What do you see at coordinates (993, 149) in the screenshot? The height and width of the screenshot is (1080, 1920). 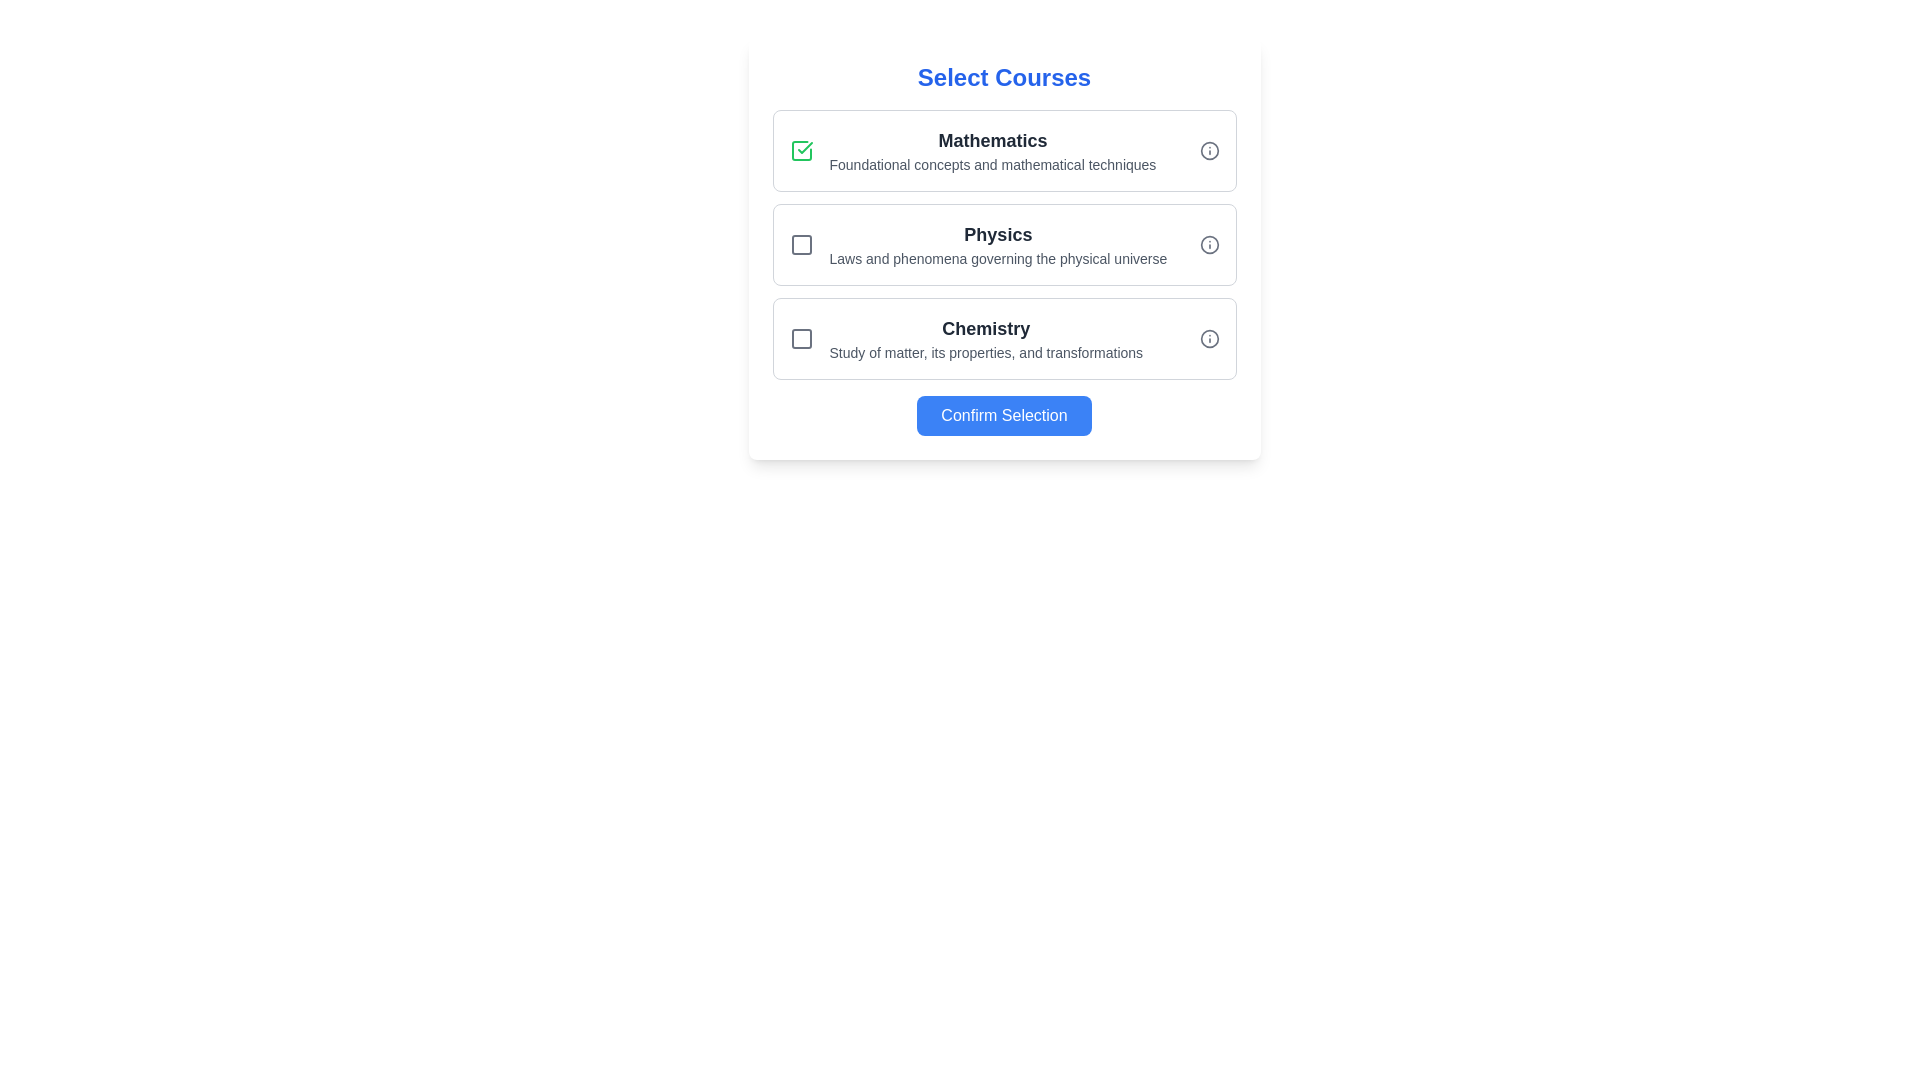 I see `the text block displaying the course title 'Mathematics' and its description, which is positioned in the first section of the 'Select Courses' interface, to the right of a checkbox and above an information icon` at bounding box center [993, 149].